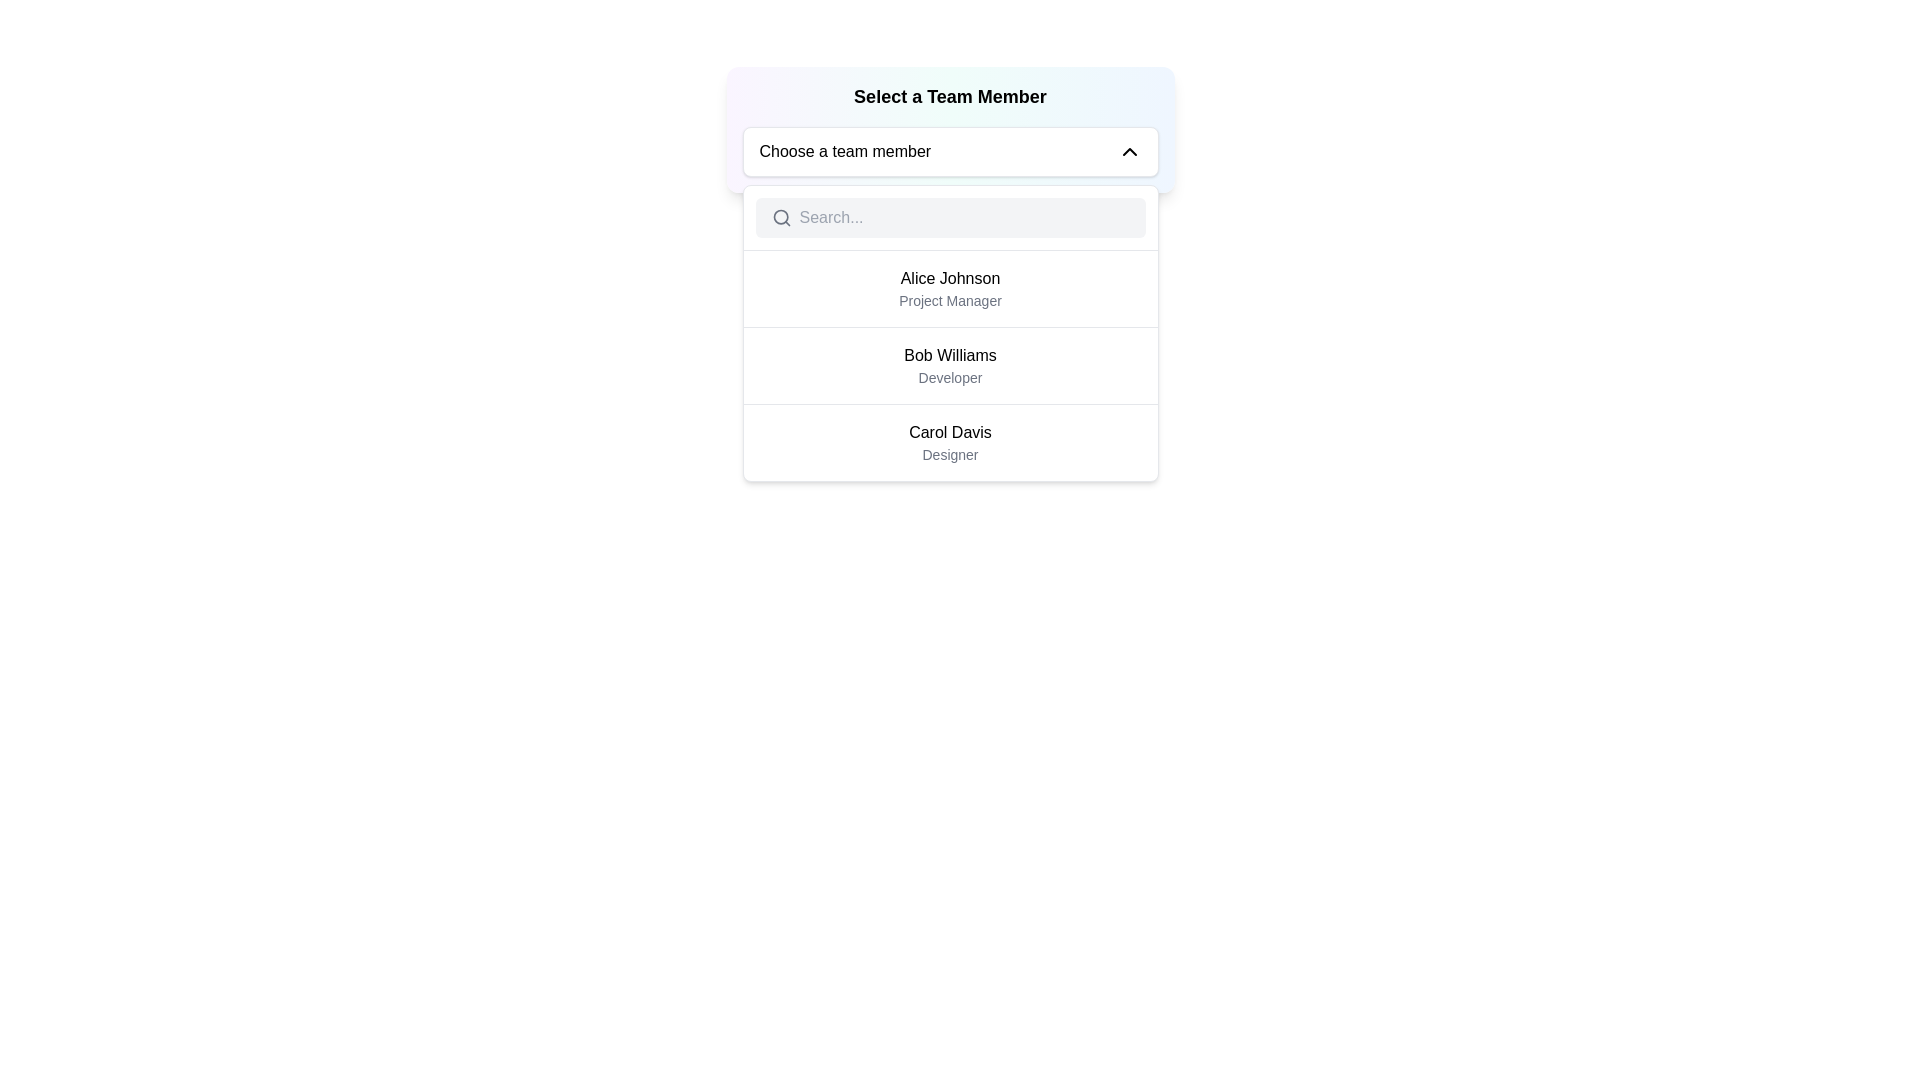 The image size is (1920, 1080). Describe the element at coordinates (949, 365) in the screenshot. I see `the button-like list item displaying 'Bob Williams' in the dropdown menu` at that location.